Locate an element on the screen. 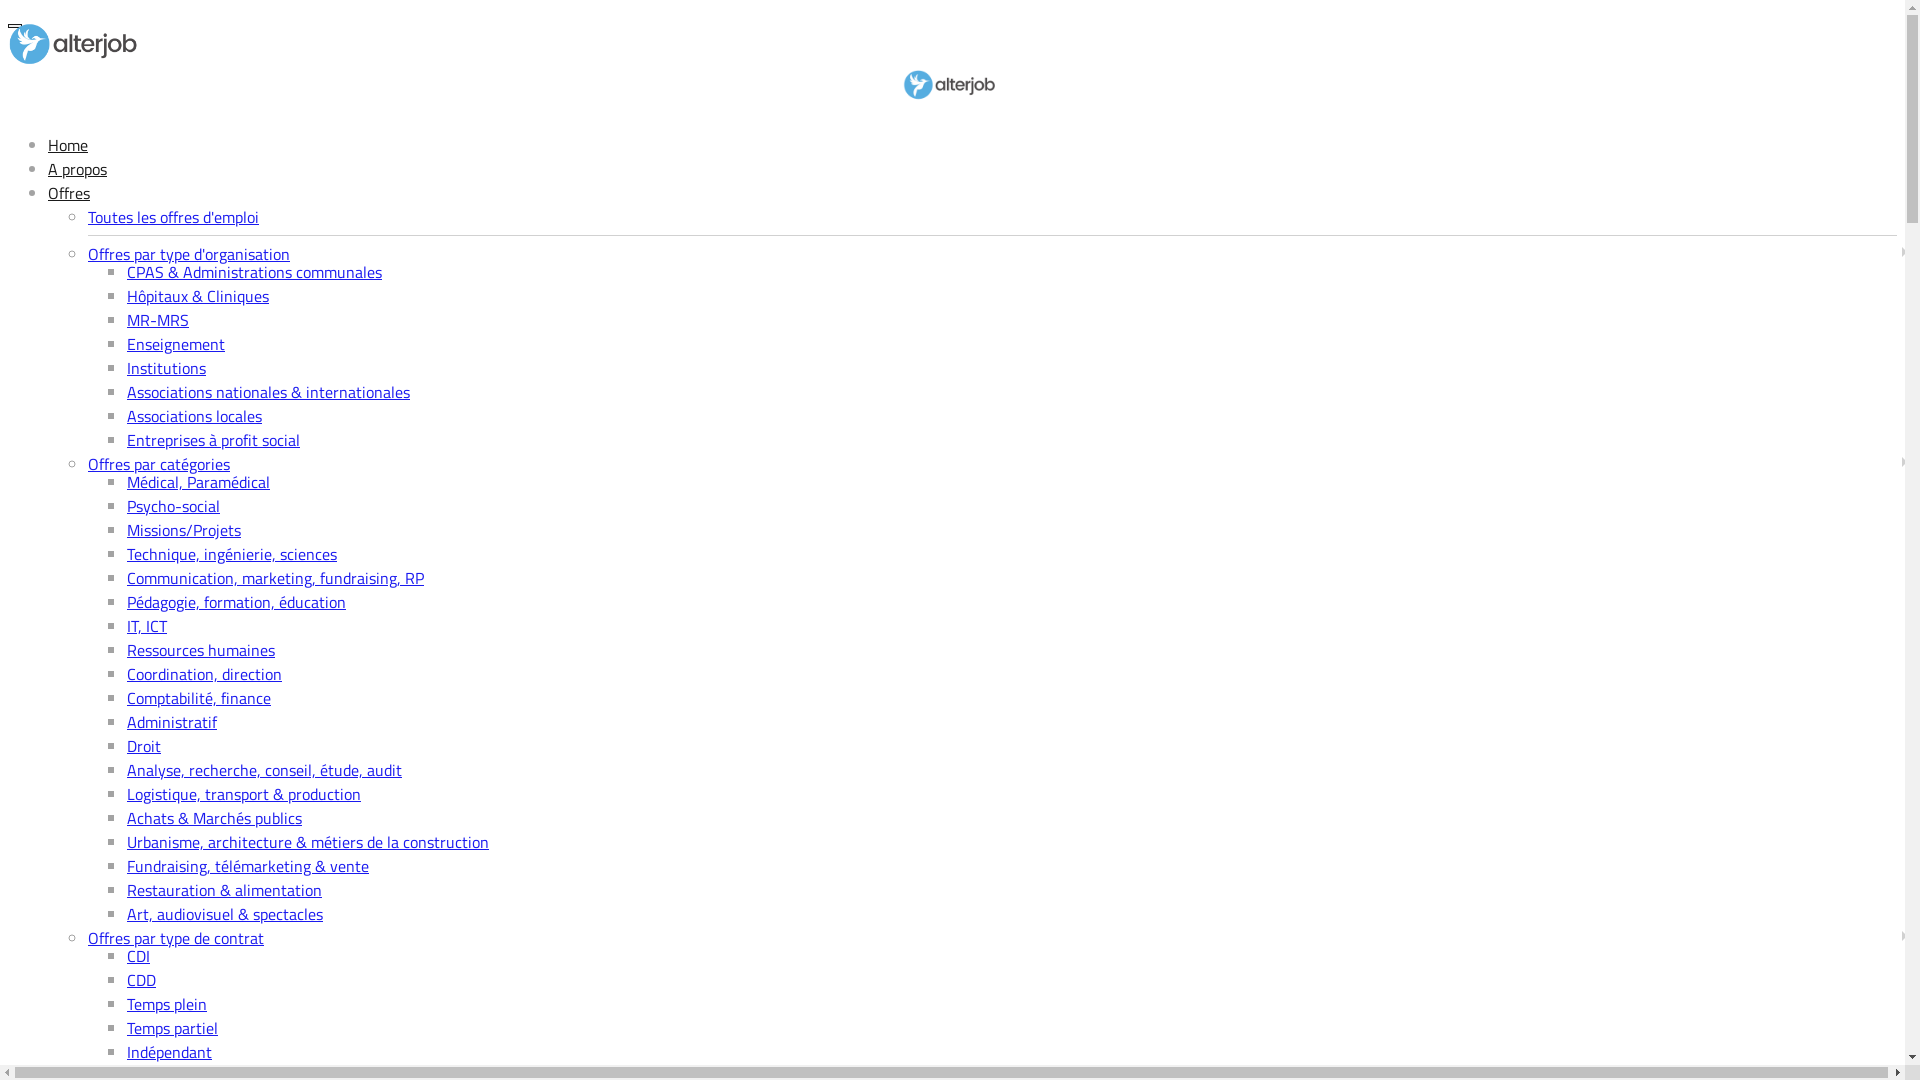  'Home' is located at coordinates (67, 144).